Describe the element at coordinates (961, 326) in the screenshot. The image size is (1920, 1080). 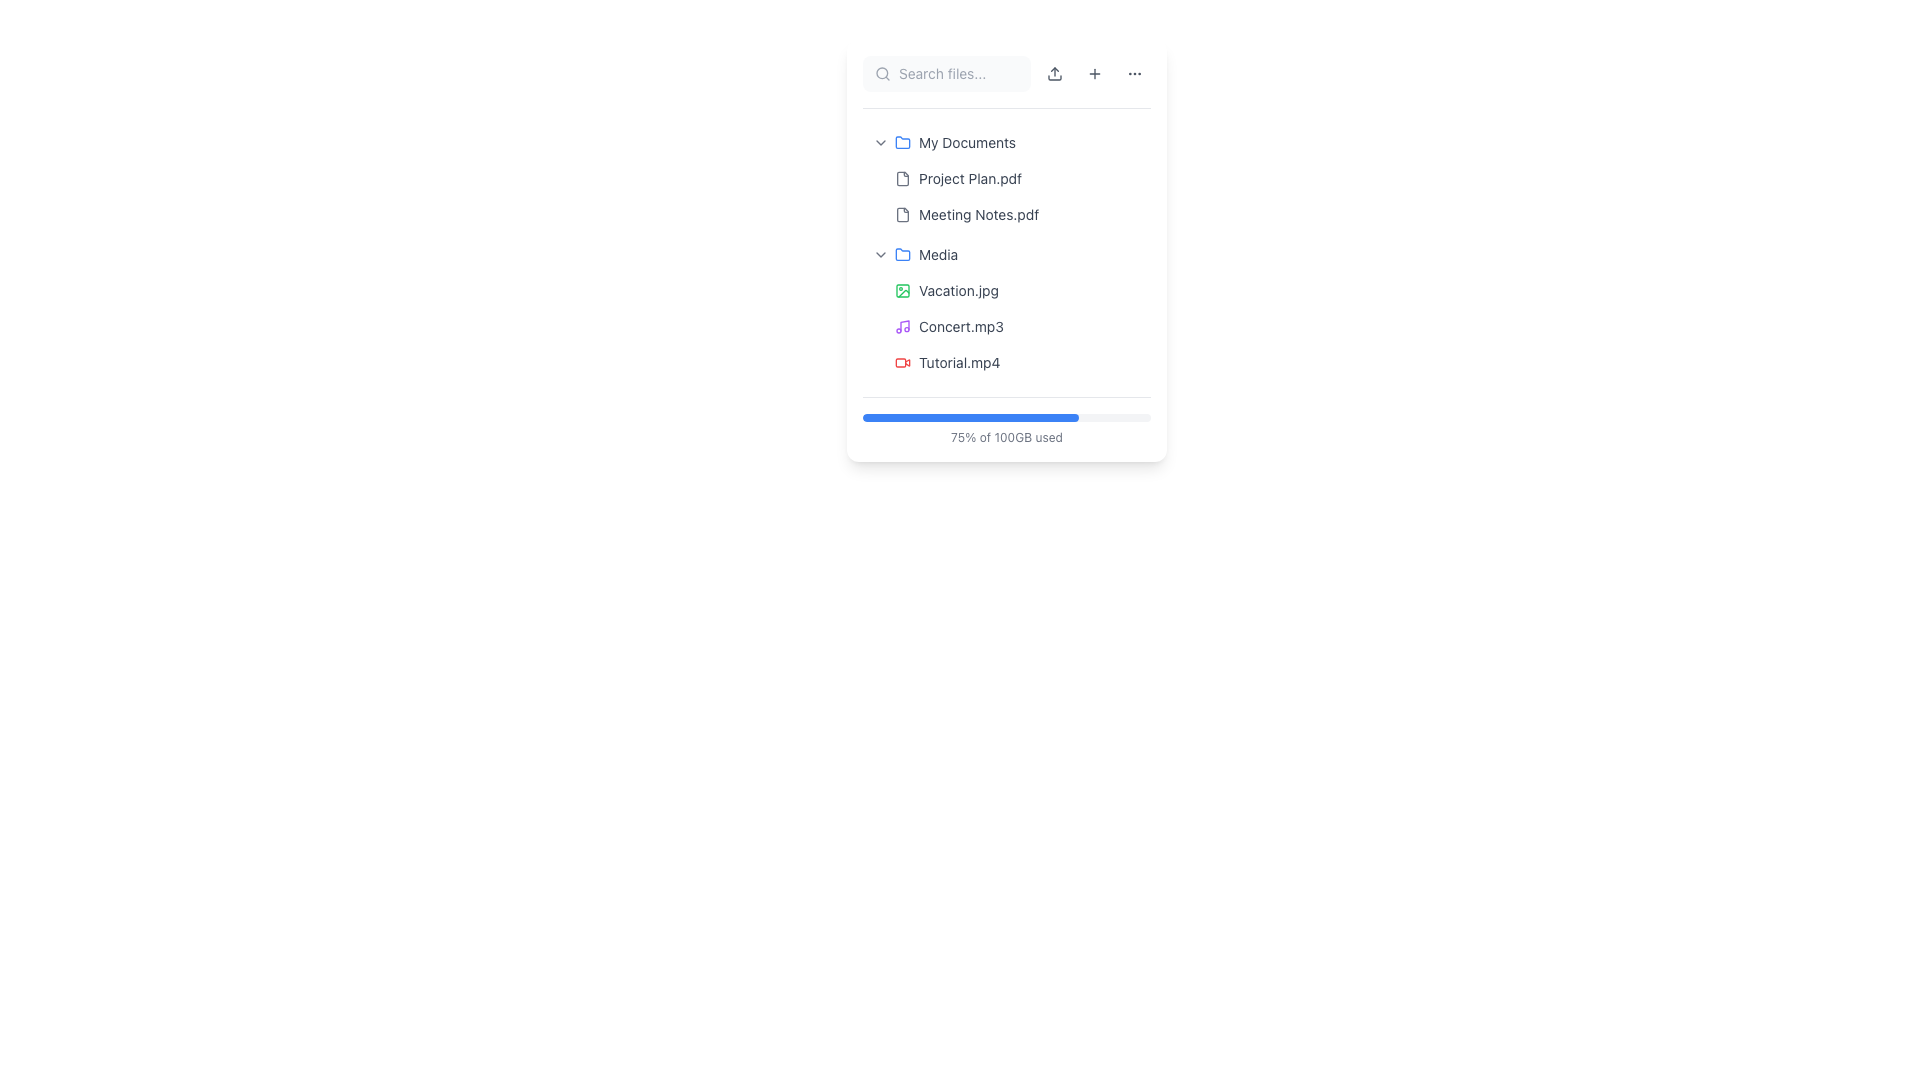
I see `on the text label 'Concert.mp3' which is the second item in the Media list, following 'Vacation.jpg' and preceding 'Tutorial.mp4'` at that location.